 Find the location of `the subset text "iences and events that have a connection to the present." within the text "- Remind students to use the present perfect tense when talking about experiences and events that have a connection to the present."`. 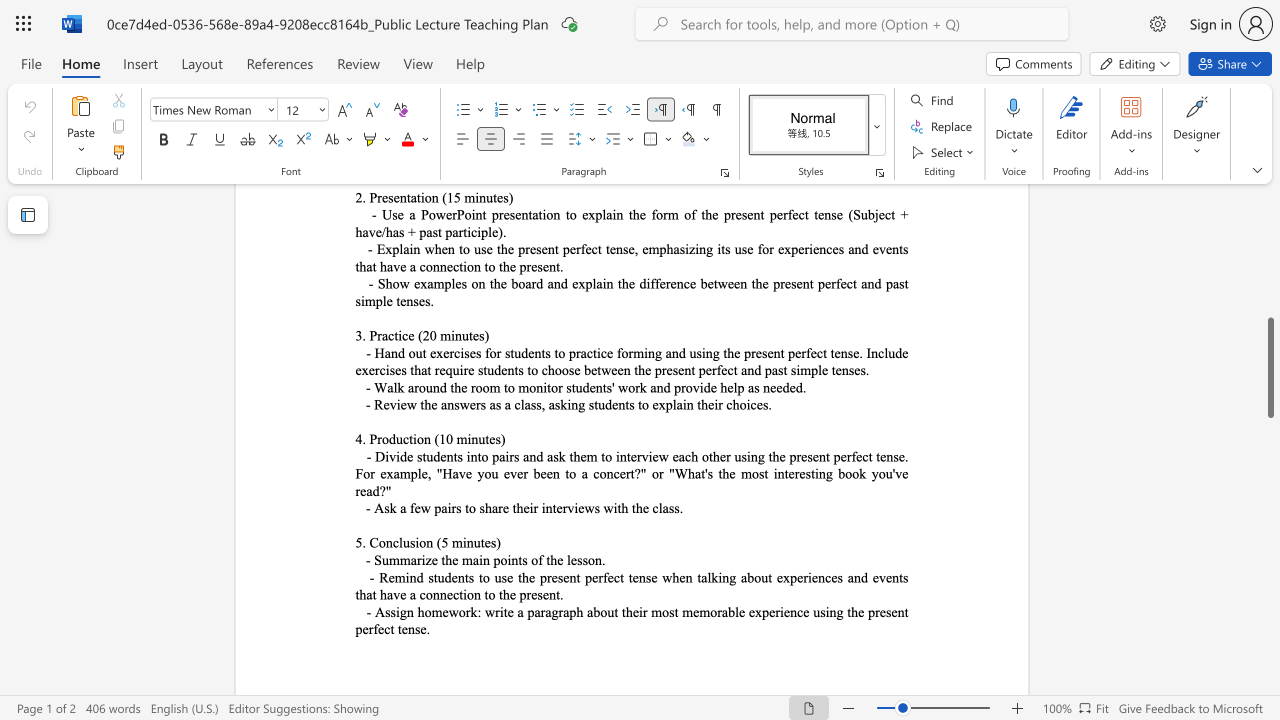

the subset text "iences and events that have a connection to the present." within the text "- Remind students to use the present perfect tense when talking about experiences and events that have a connection to the present." is located at coordinates (807, 577).